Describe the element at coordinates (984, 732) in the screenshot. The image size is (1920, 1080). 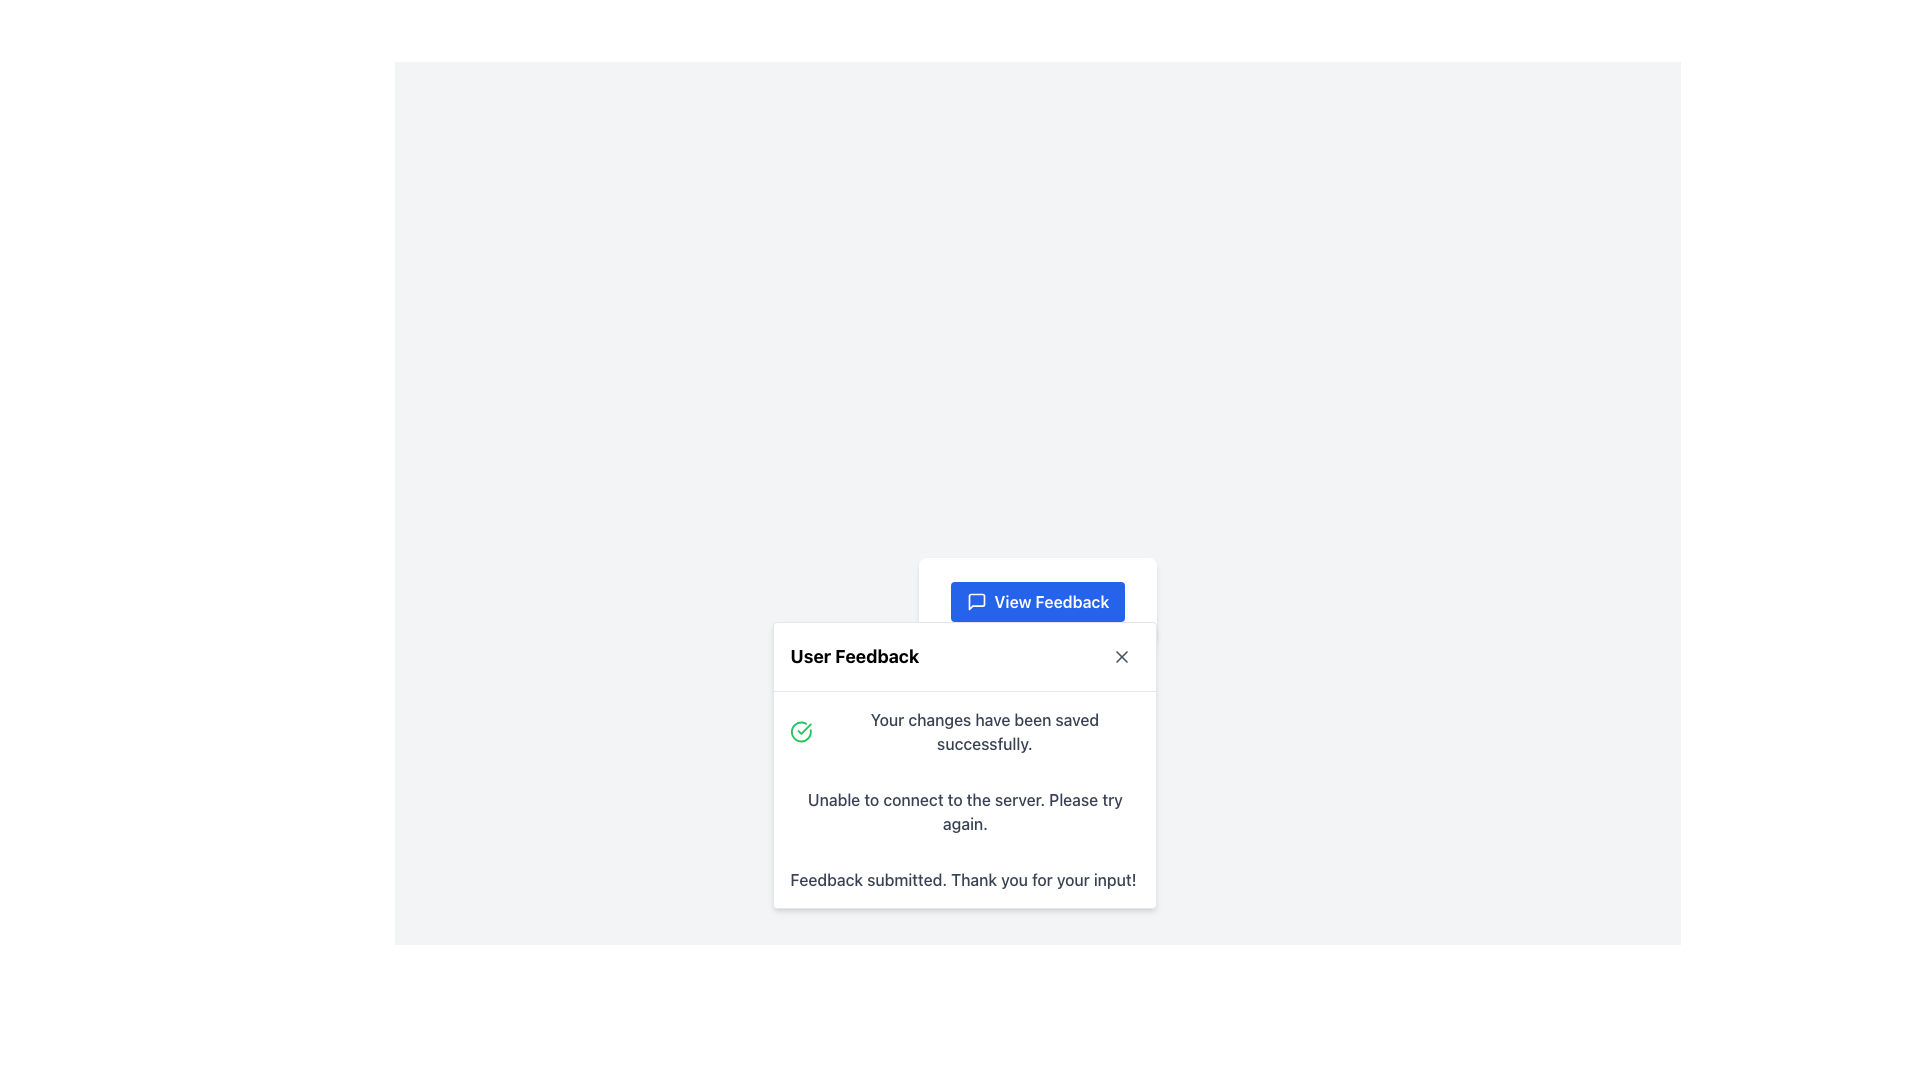
I see `confirmation message labeled 'Your changes have been saved successfully.' located in the 'User Feedback' dialog box, positioned to the right of the green checkmark icon` at that location.